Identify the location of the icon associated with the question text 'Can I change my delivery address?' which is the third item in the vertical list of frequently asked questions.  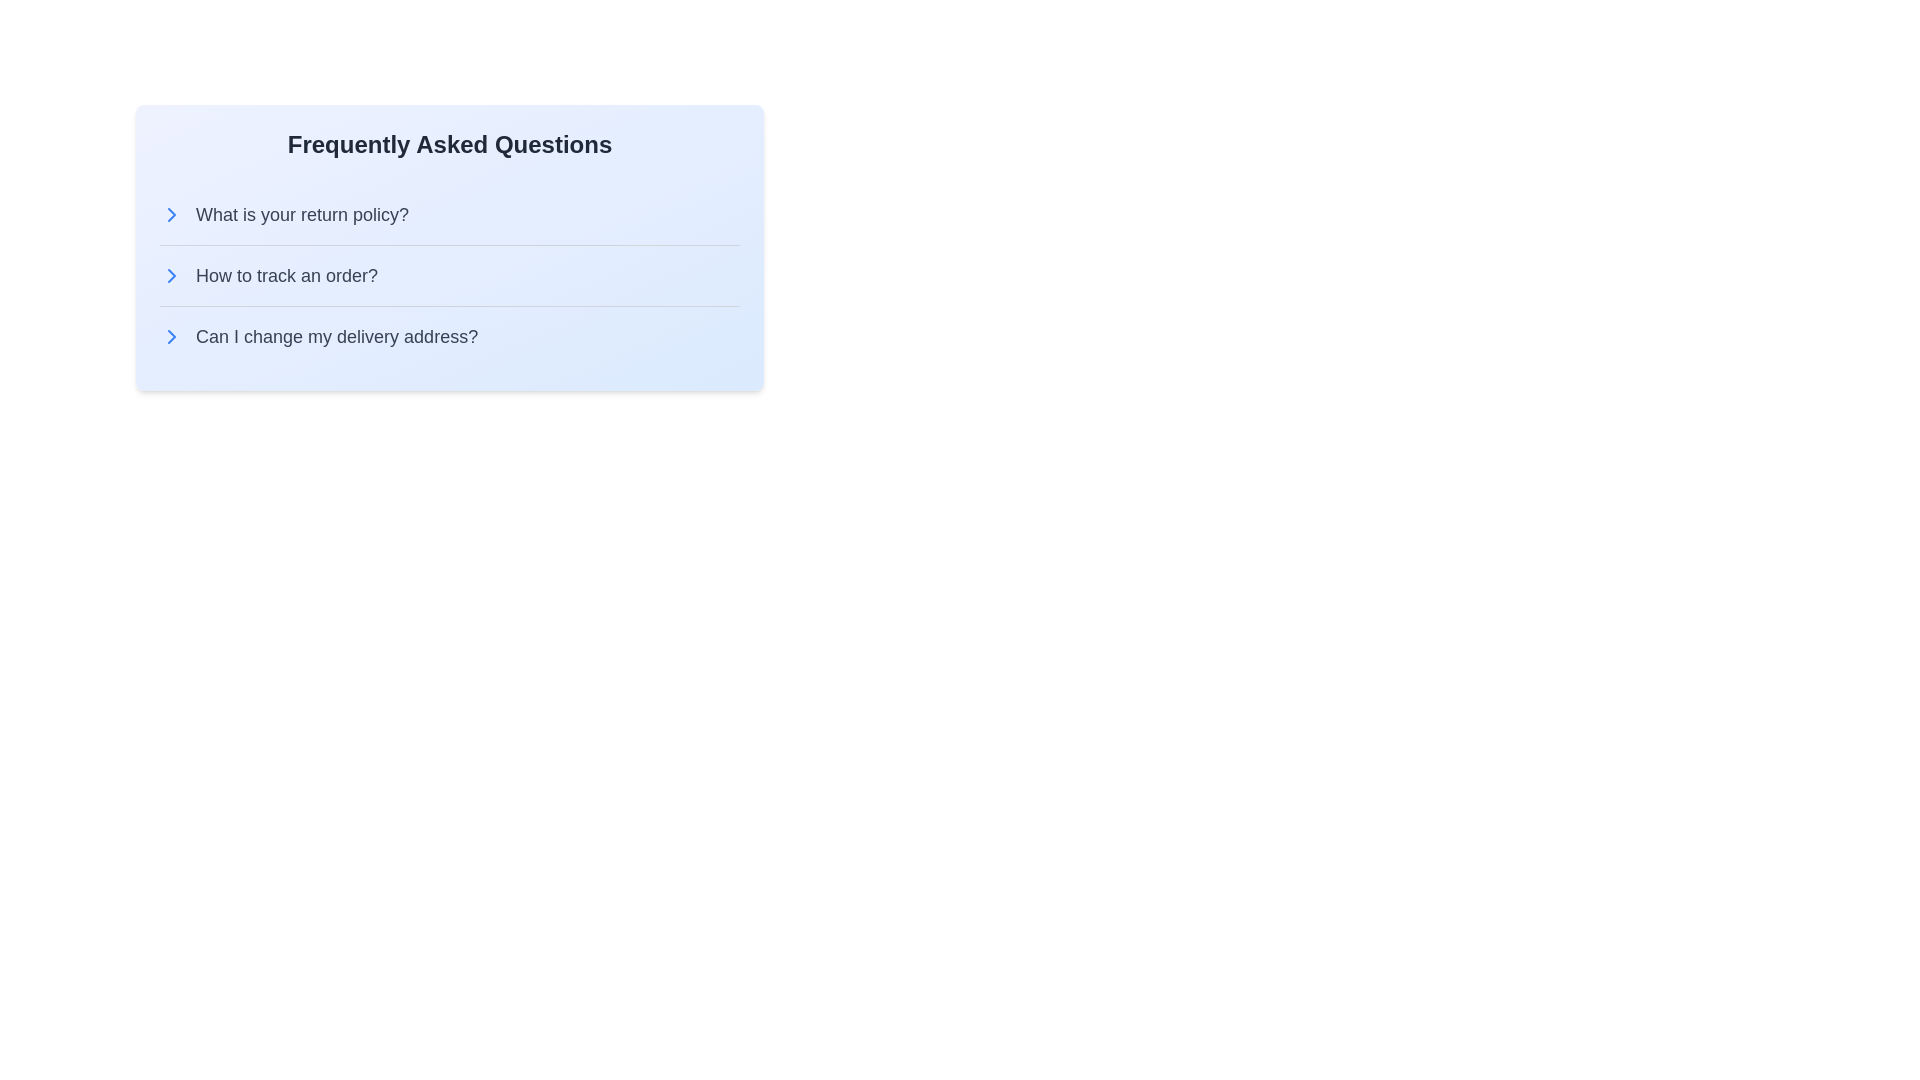
(172, 335).